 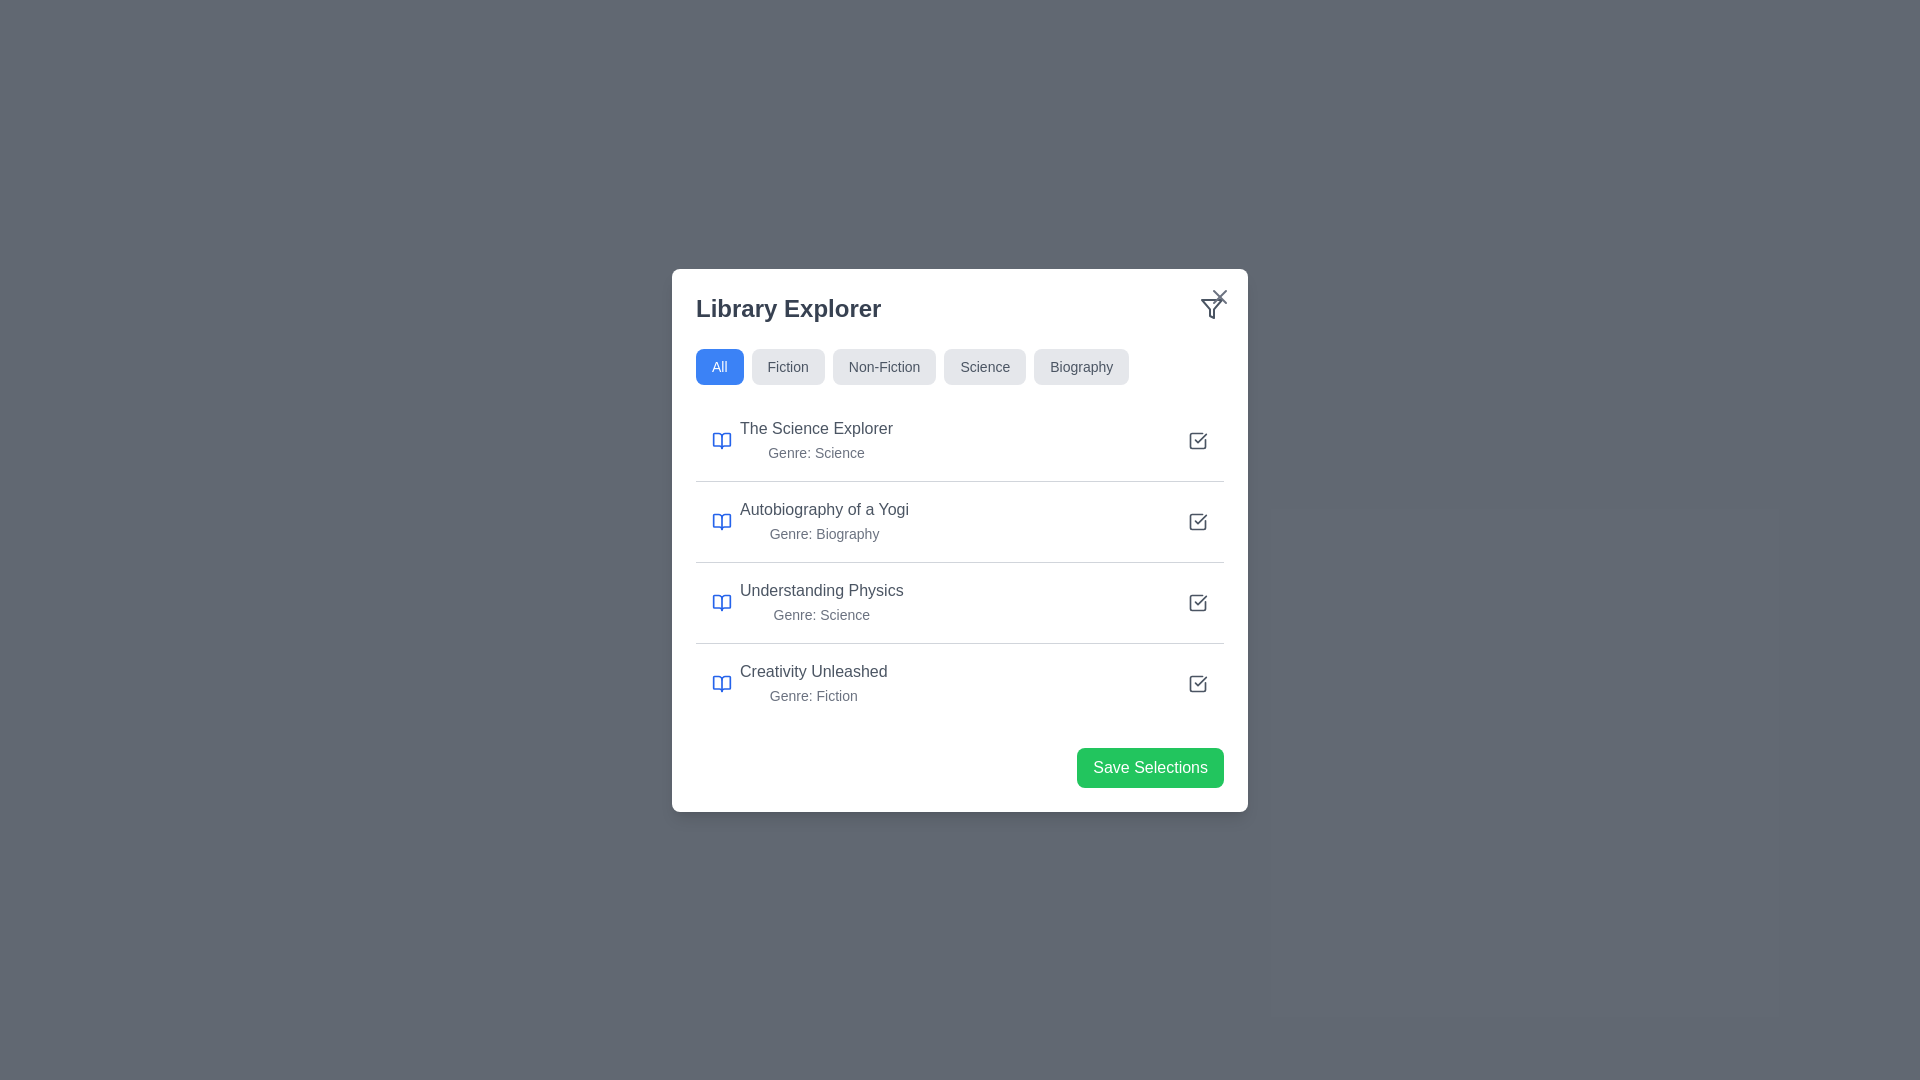 I want to click on the filter icon located at the top-right corner of the 'Library Explorer' header, so click(x=1210, y=308).